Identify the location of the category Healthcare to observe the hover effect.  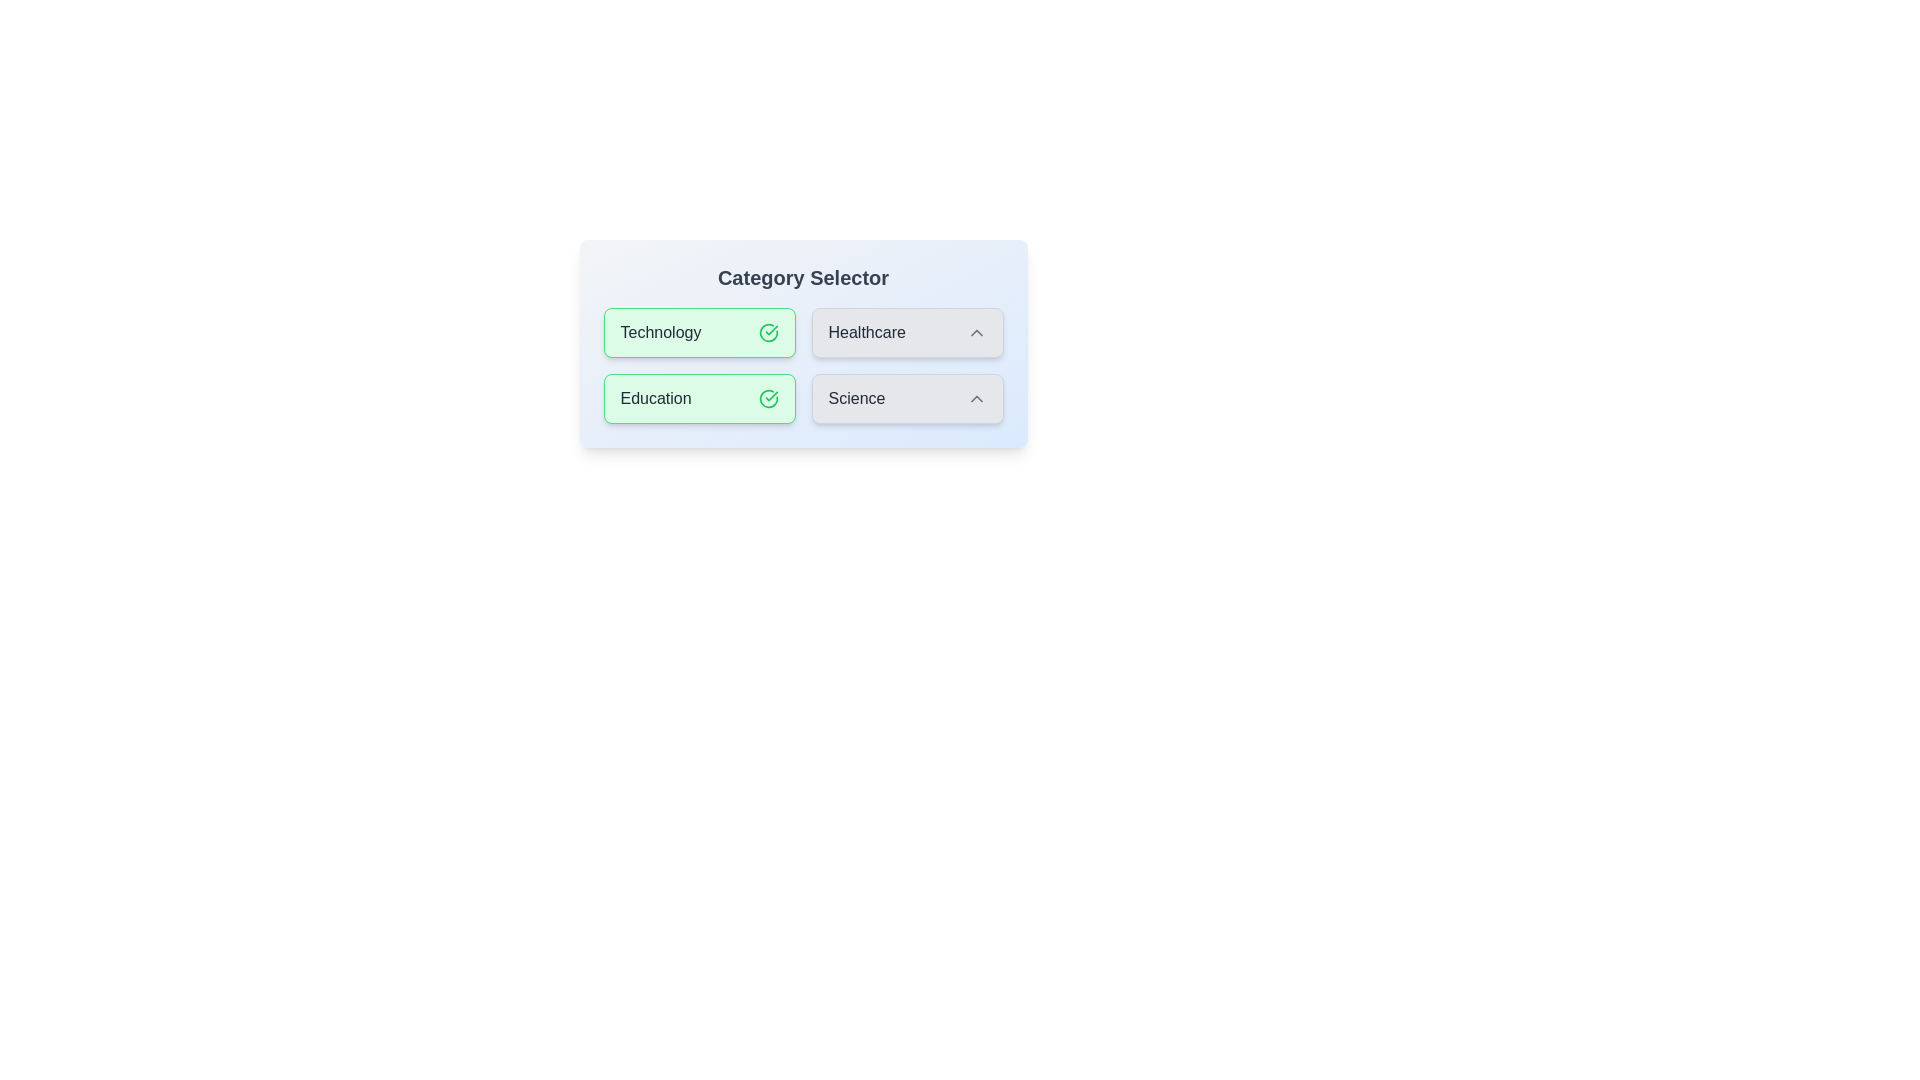
(906, 331).